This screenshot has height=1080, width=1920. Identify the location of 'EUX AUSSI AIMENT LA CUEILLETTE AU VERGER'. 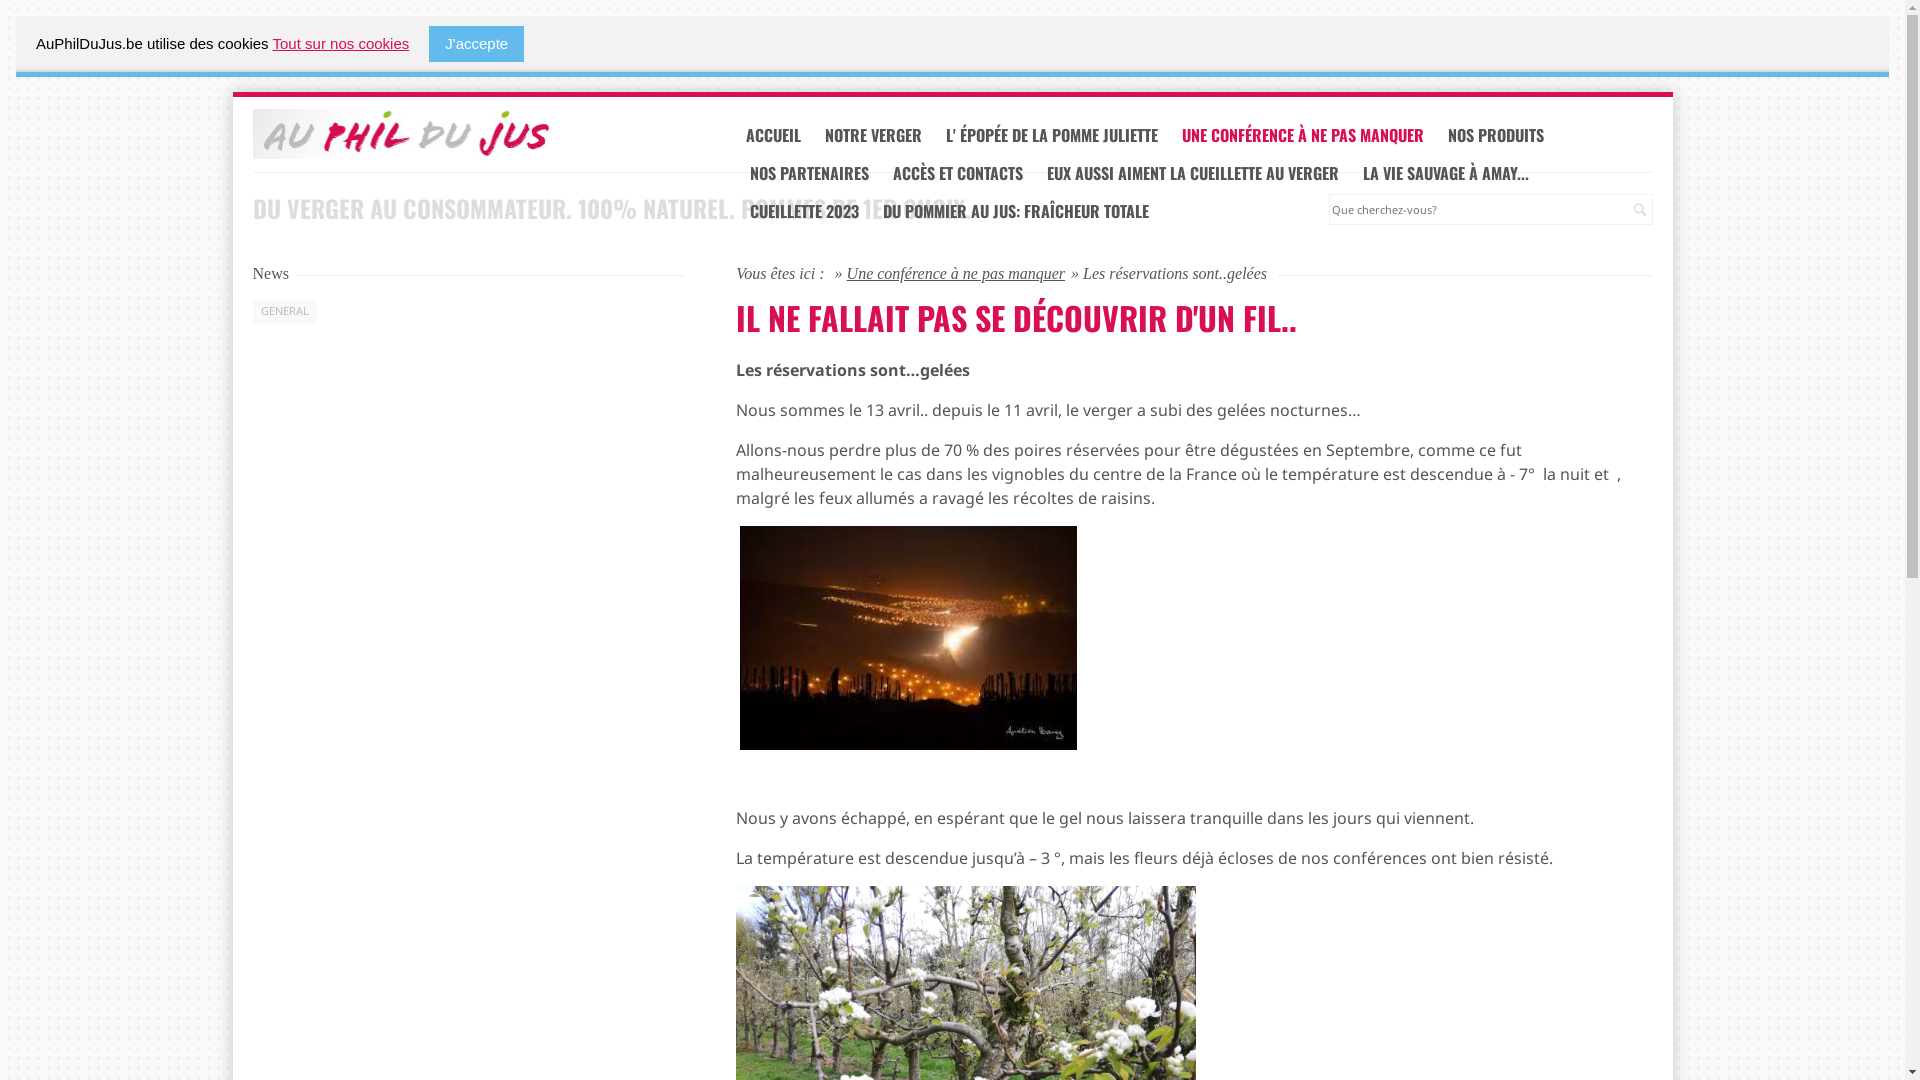
(1190, 172).